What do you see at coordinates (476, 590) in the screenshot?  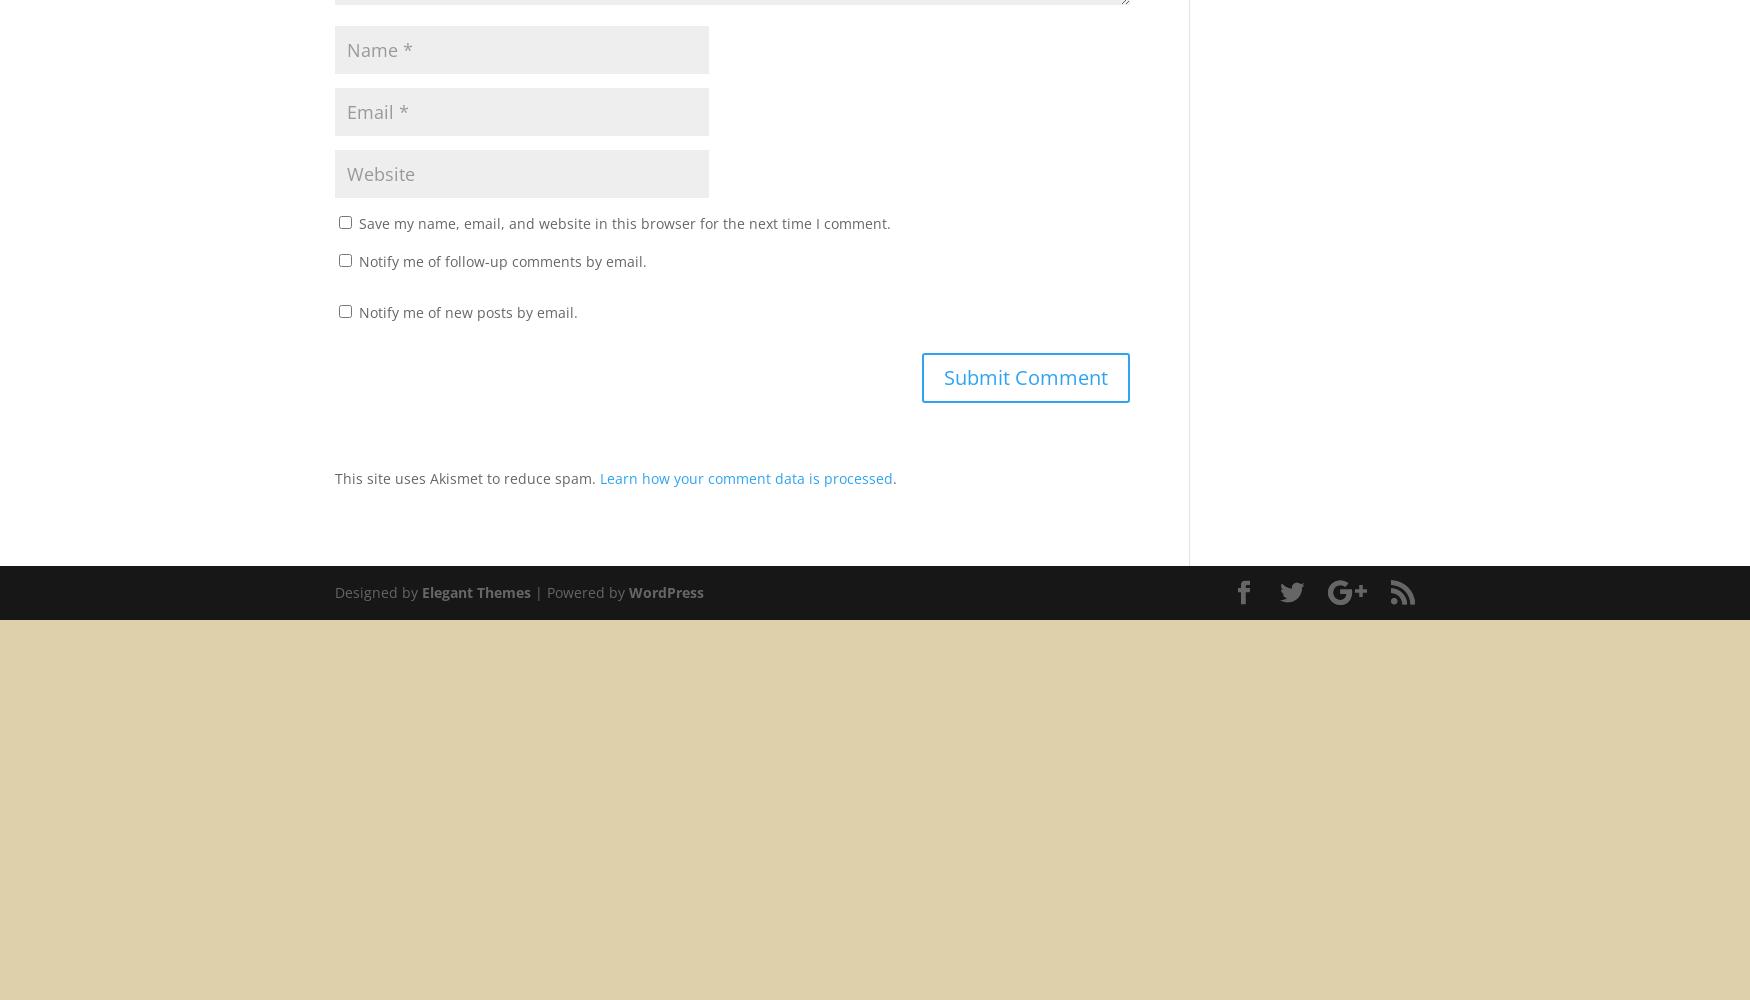 I see `'Elegant Themes'` at bounding box center [476, 590].